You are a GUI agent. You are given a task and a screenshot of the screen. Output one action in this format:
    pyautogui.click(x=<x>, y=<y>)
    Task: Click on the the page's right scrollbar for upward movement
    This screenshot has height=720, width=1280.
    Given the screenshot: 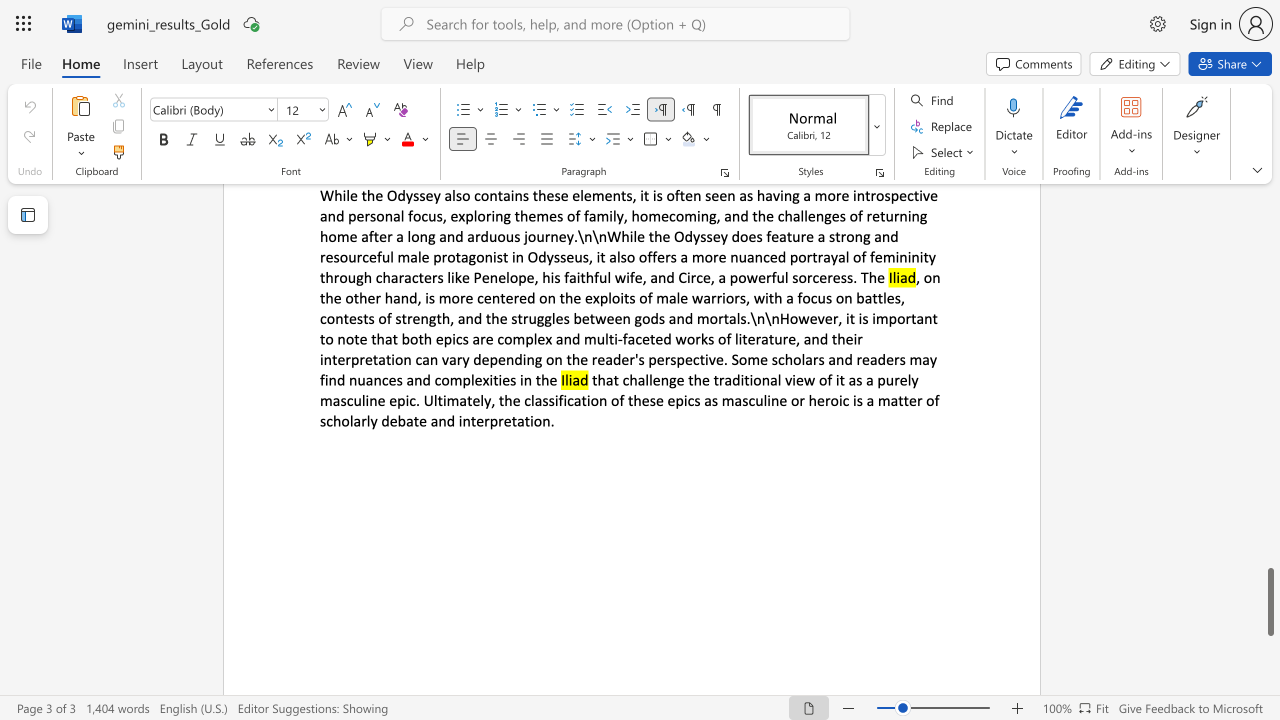 What is the action you would take?
    pyautogui.click(x=1269, y=550)
    